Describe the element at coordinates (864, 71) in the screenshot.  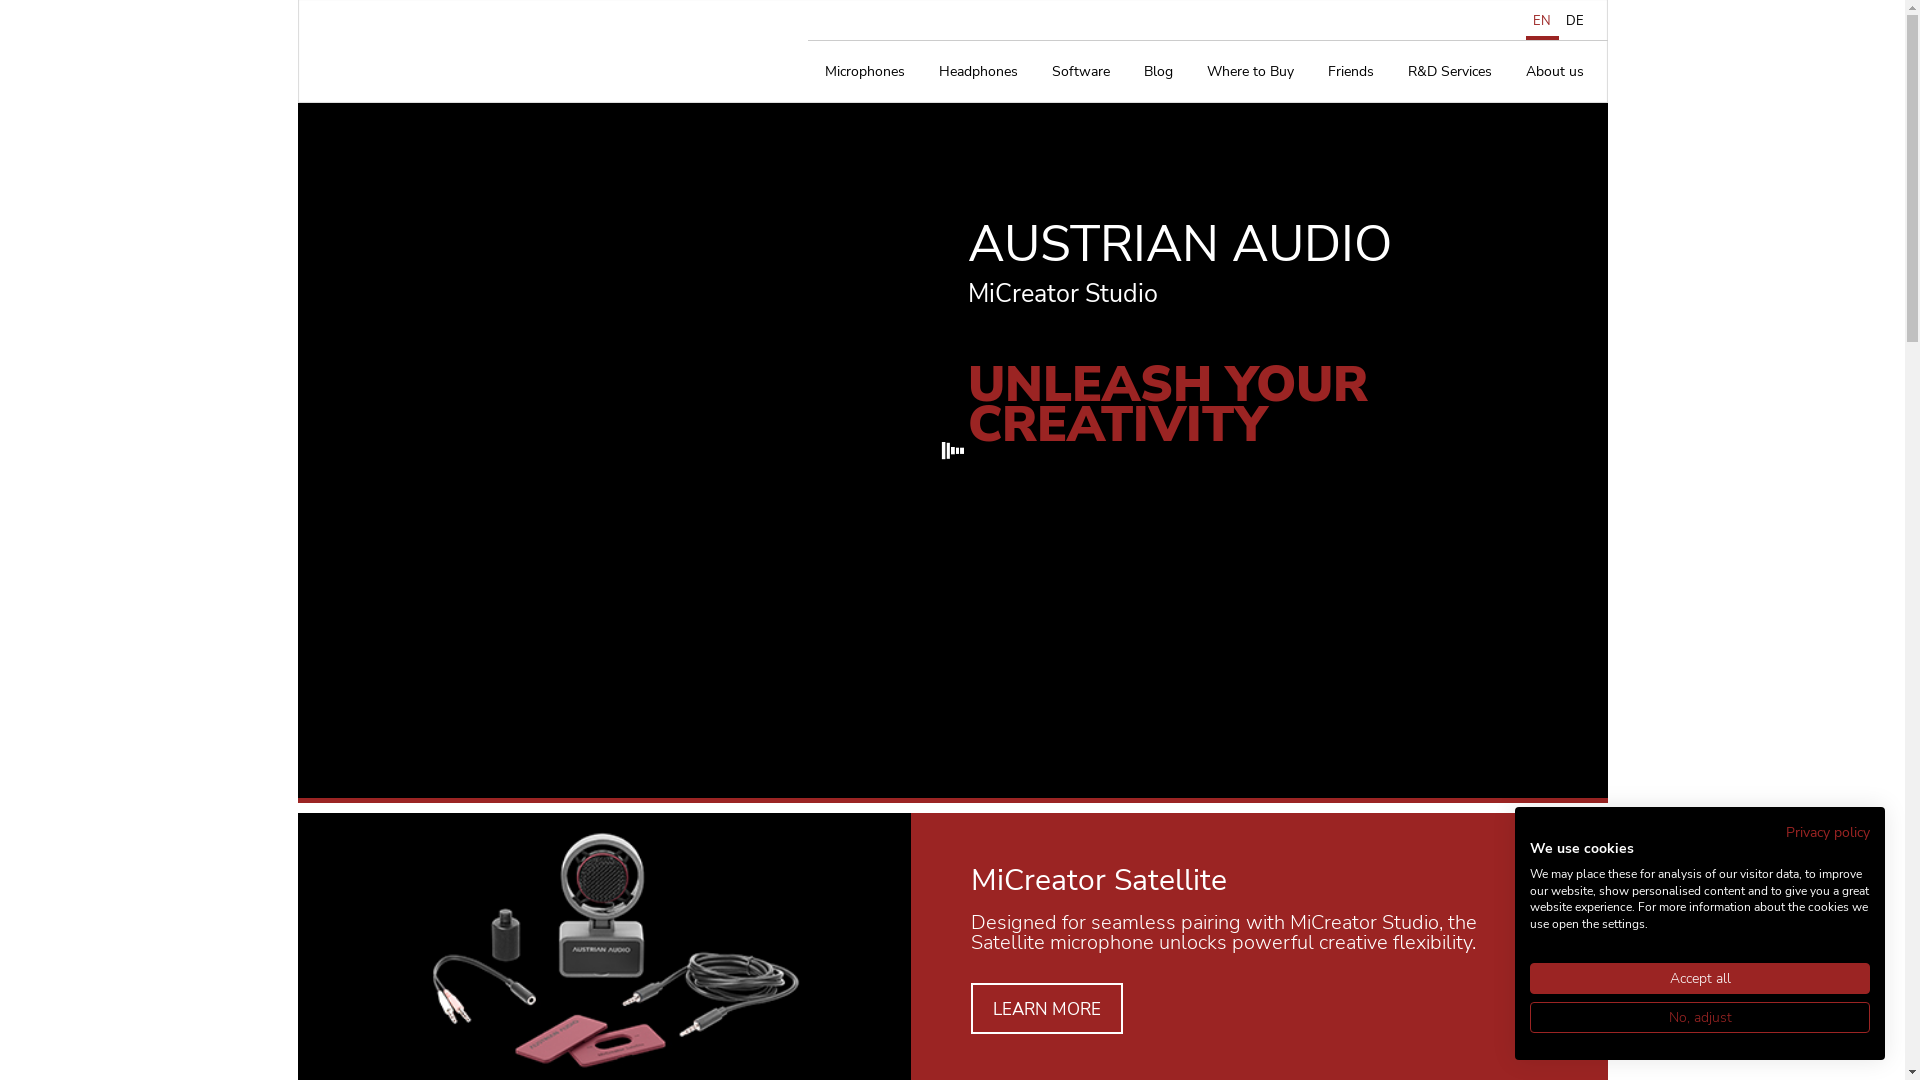
I see `'Microphones'` at that location.